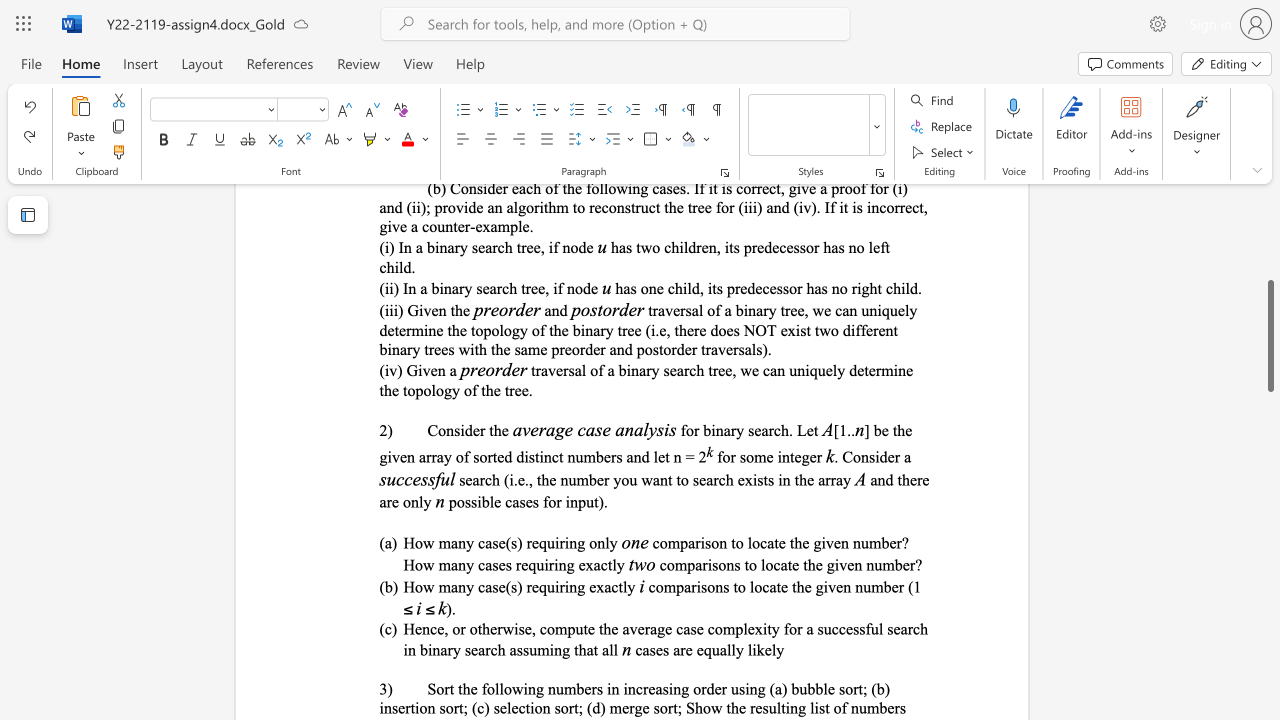 The image size is (1280, 720). What do you see at coordinates (1269, 335) in the screenshot?
I see `the scrollbar and move up 40 pixels` at bounding box center [1269, 335].